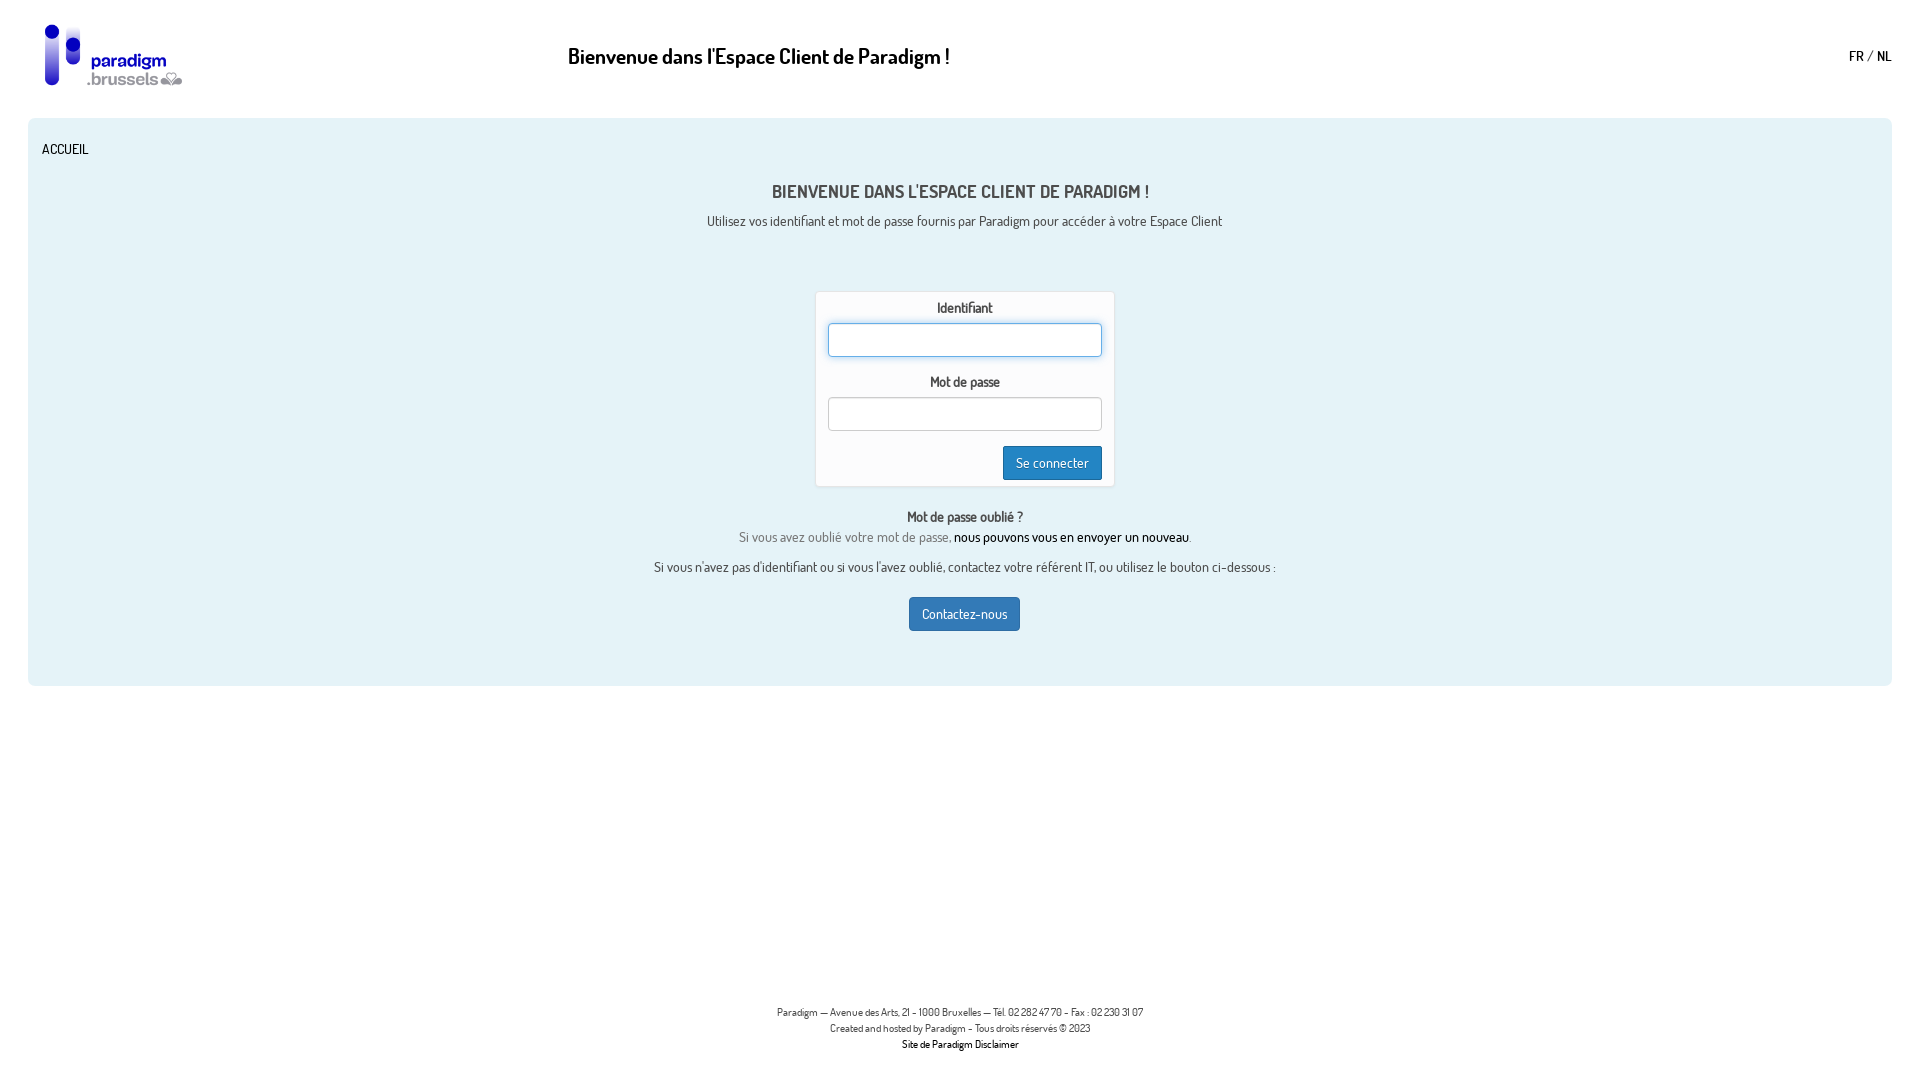 Image resolution: width=1920 pixels, height=1080 pixels. I want to click on 'NL', so click(1883, 53).